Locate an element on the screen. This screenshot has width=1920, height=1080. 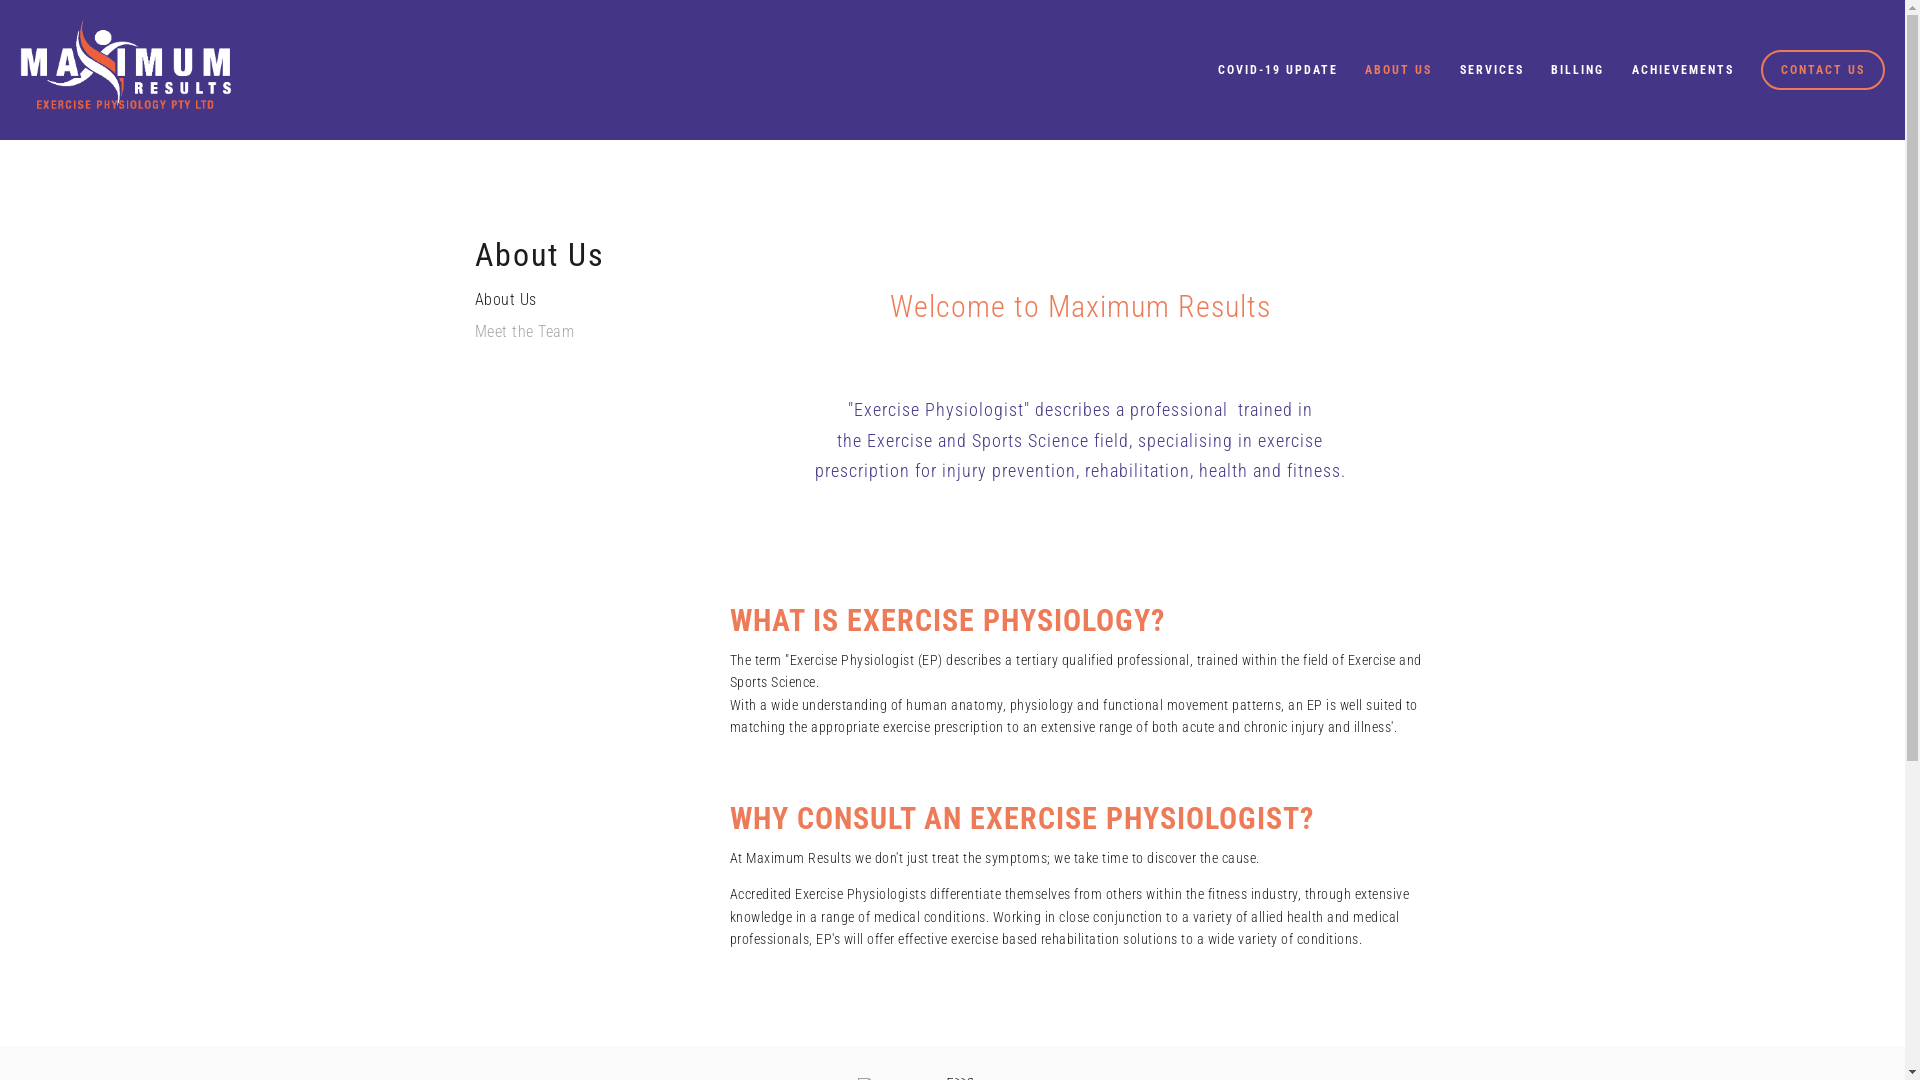
'ACHIEVEMENTS' is located at coordinates (1682, 68).